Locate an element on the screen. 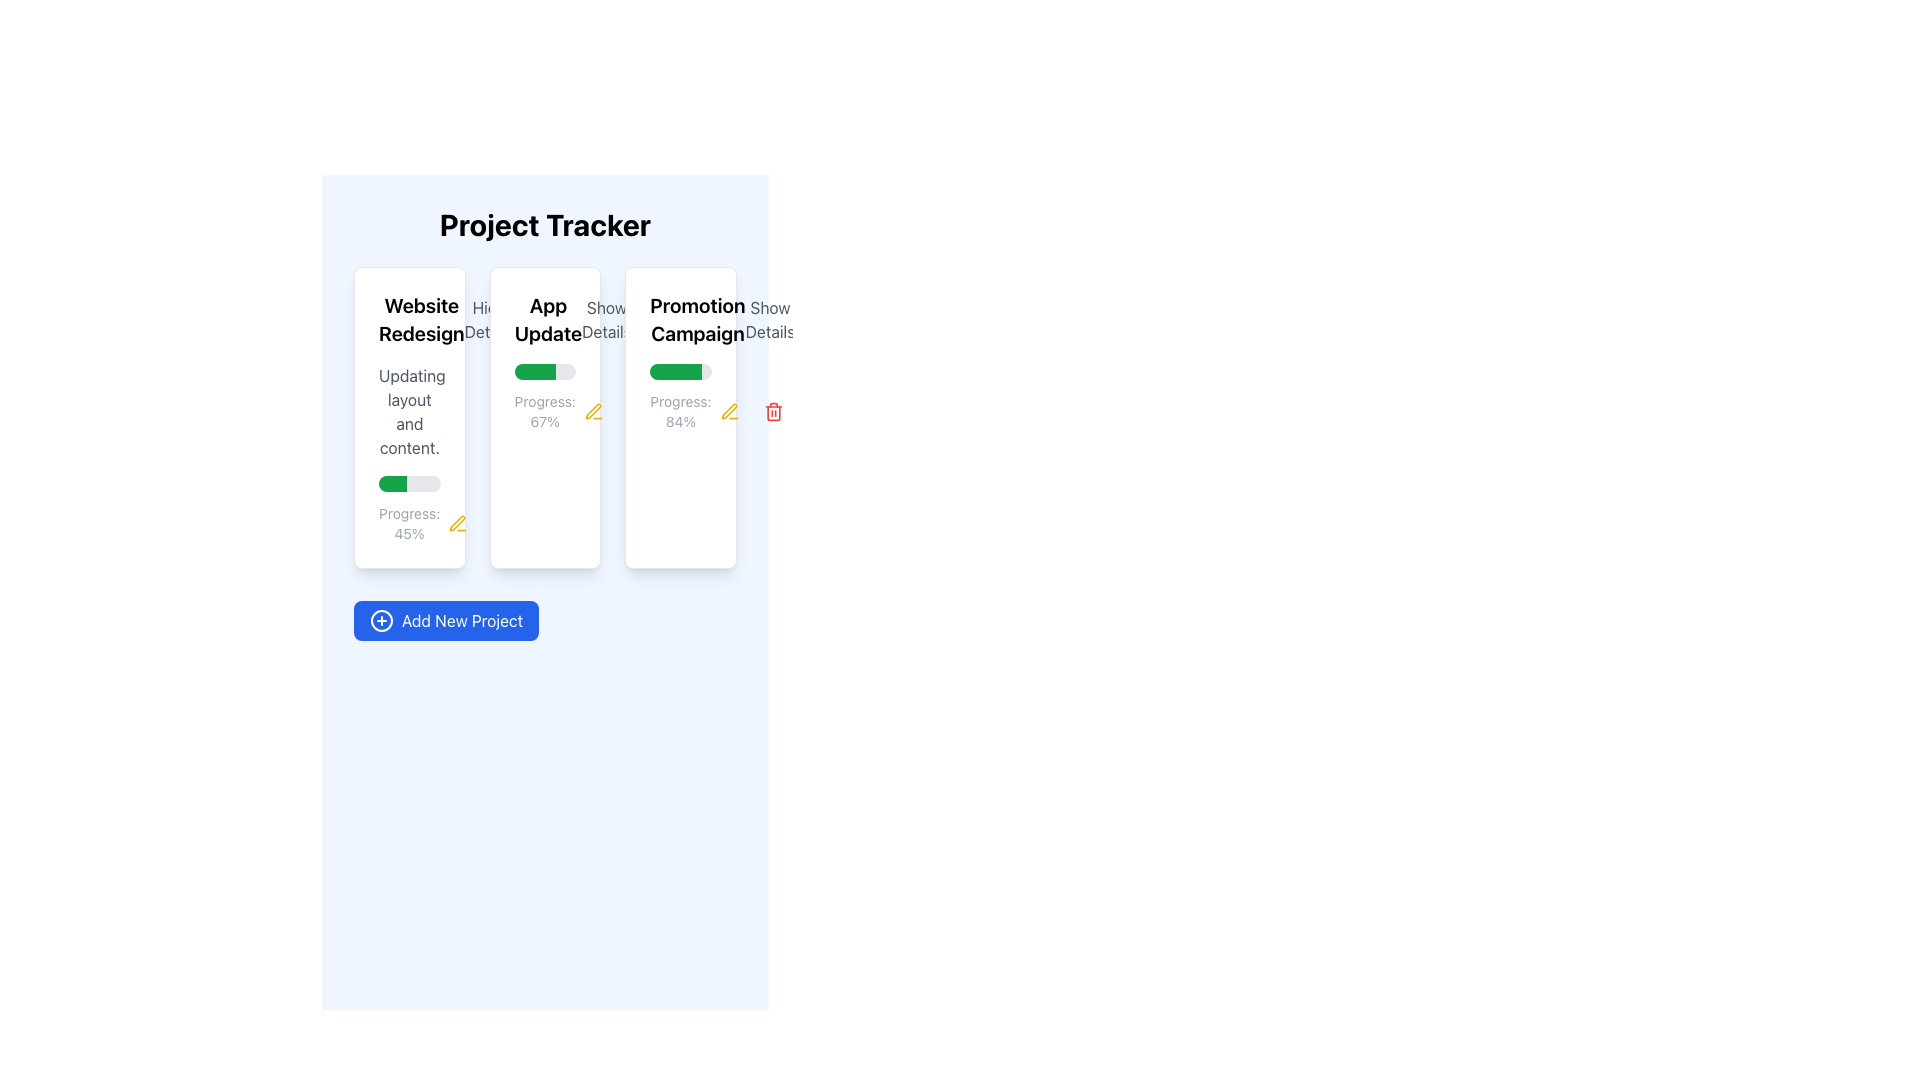  the horizontal progress bar in the 'Website Redesign' card, which is located between the texts 'Updating layout and content.' and 'Progress: 45%' is located at coordinates (408, 483).